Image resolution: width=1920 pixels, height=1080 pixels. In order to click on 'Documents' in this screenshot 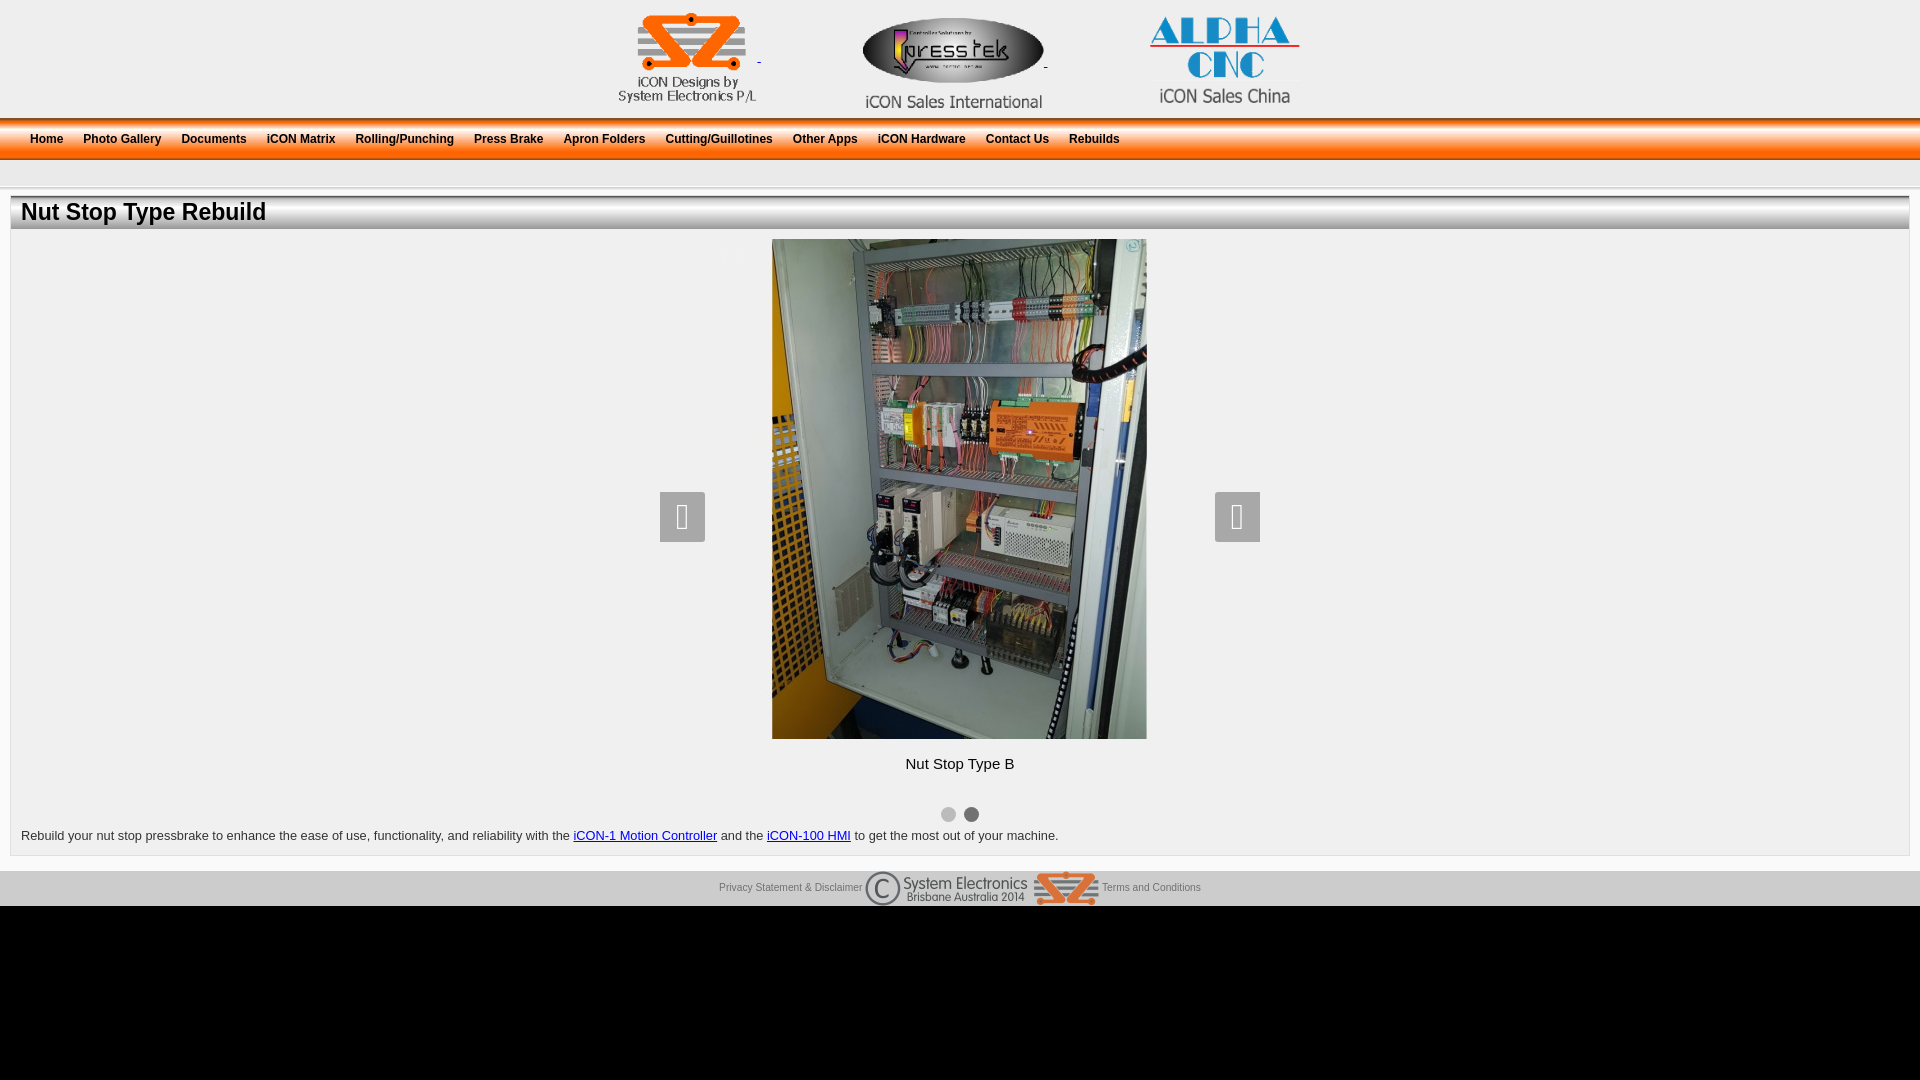, I will do `click(171, 135)`.